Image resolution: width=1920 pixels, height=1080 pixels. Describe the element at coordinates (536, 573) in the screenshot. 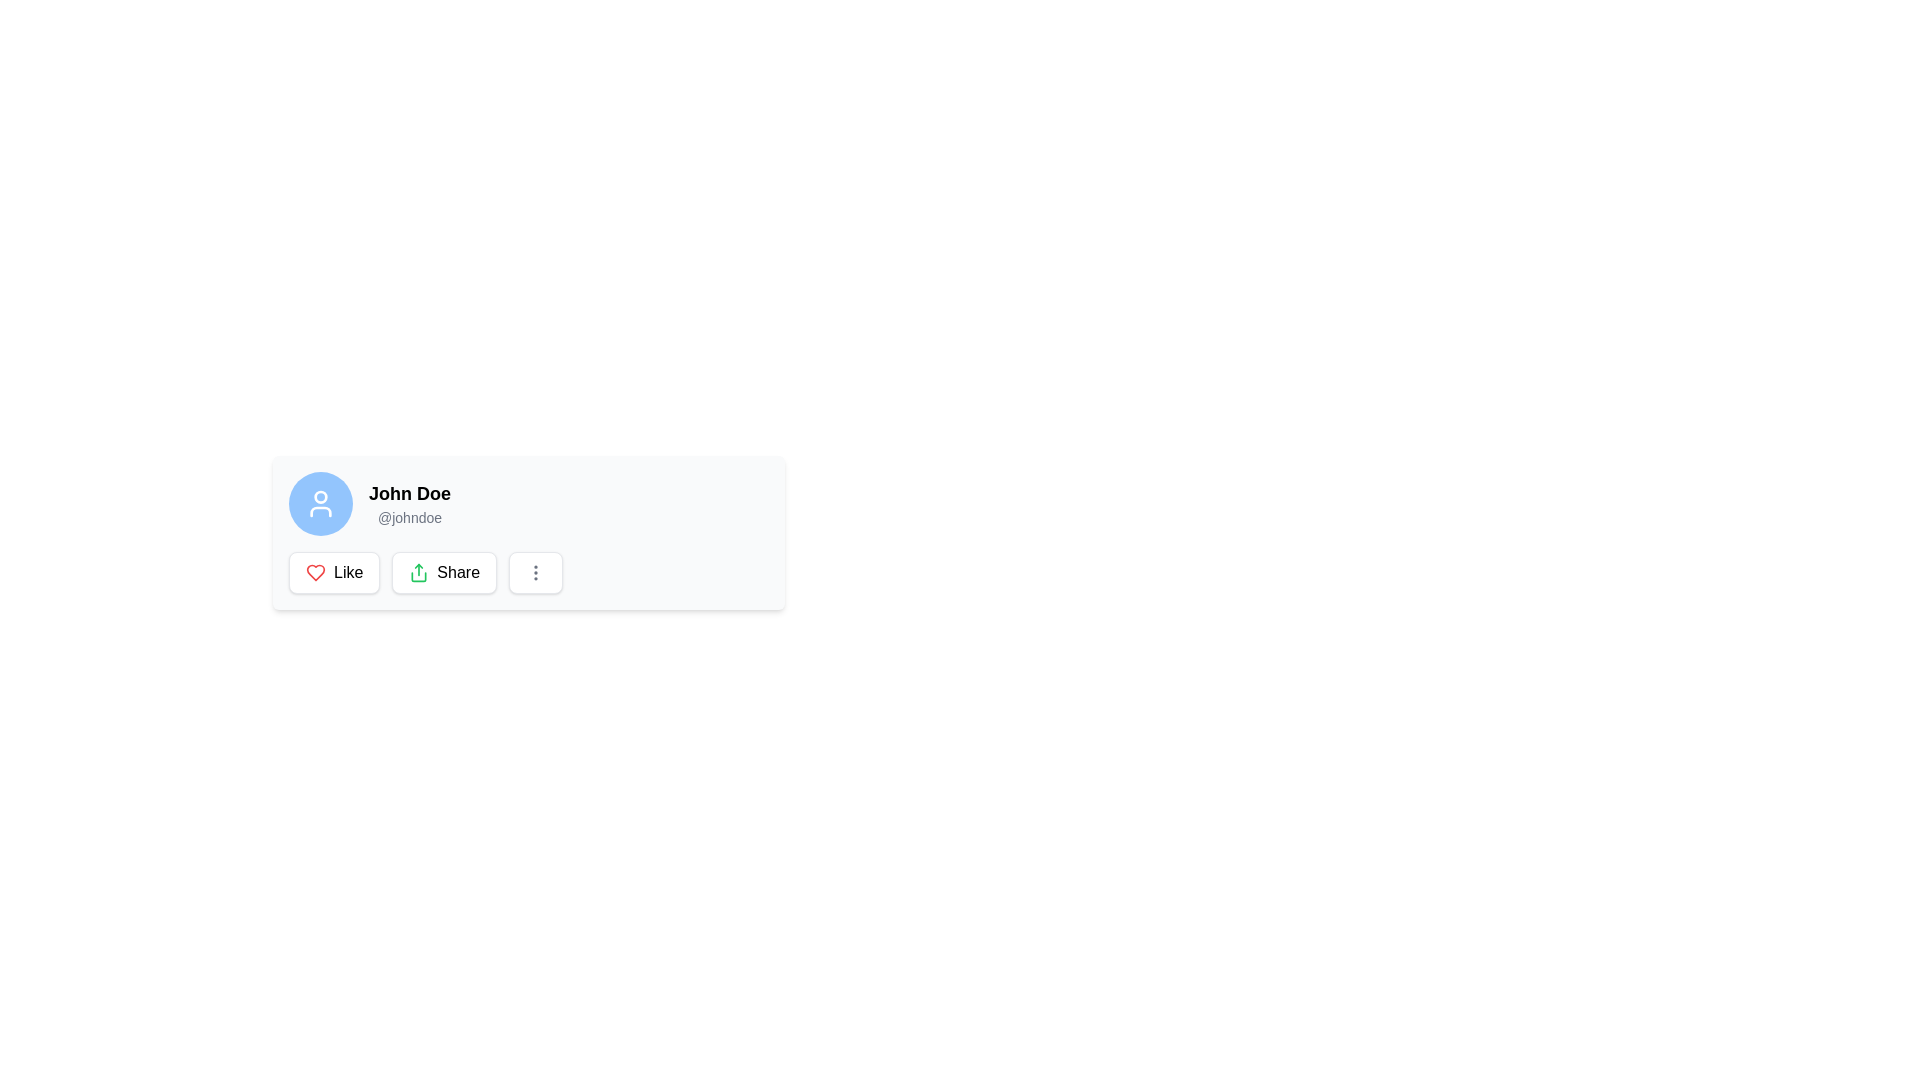

I see `the vertical ellipsis icon located at the bottom-right corner of the card component` at that location.